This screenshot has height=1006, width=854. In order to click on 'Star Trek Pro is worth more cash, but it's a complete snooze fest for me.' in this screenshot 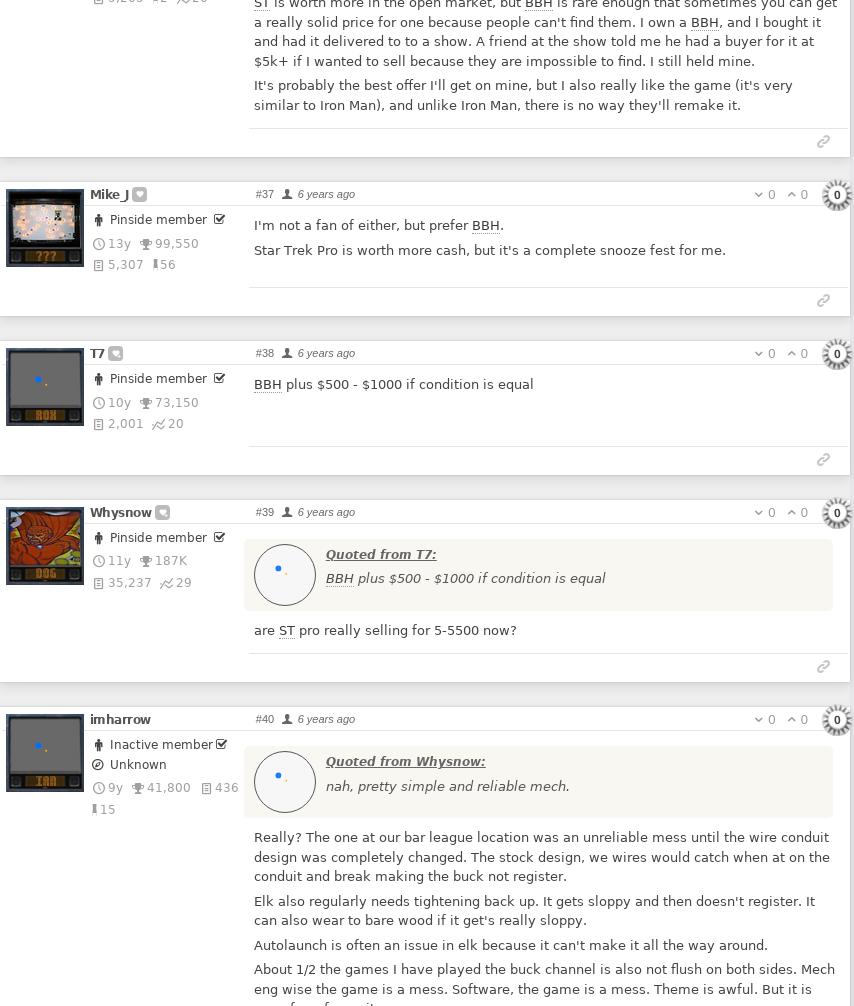, I will do `click(488, 249)`.